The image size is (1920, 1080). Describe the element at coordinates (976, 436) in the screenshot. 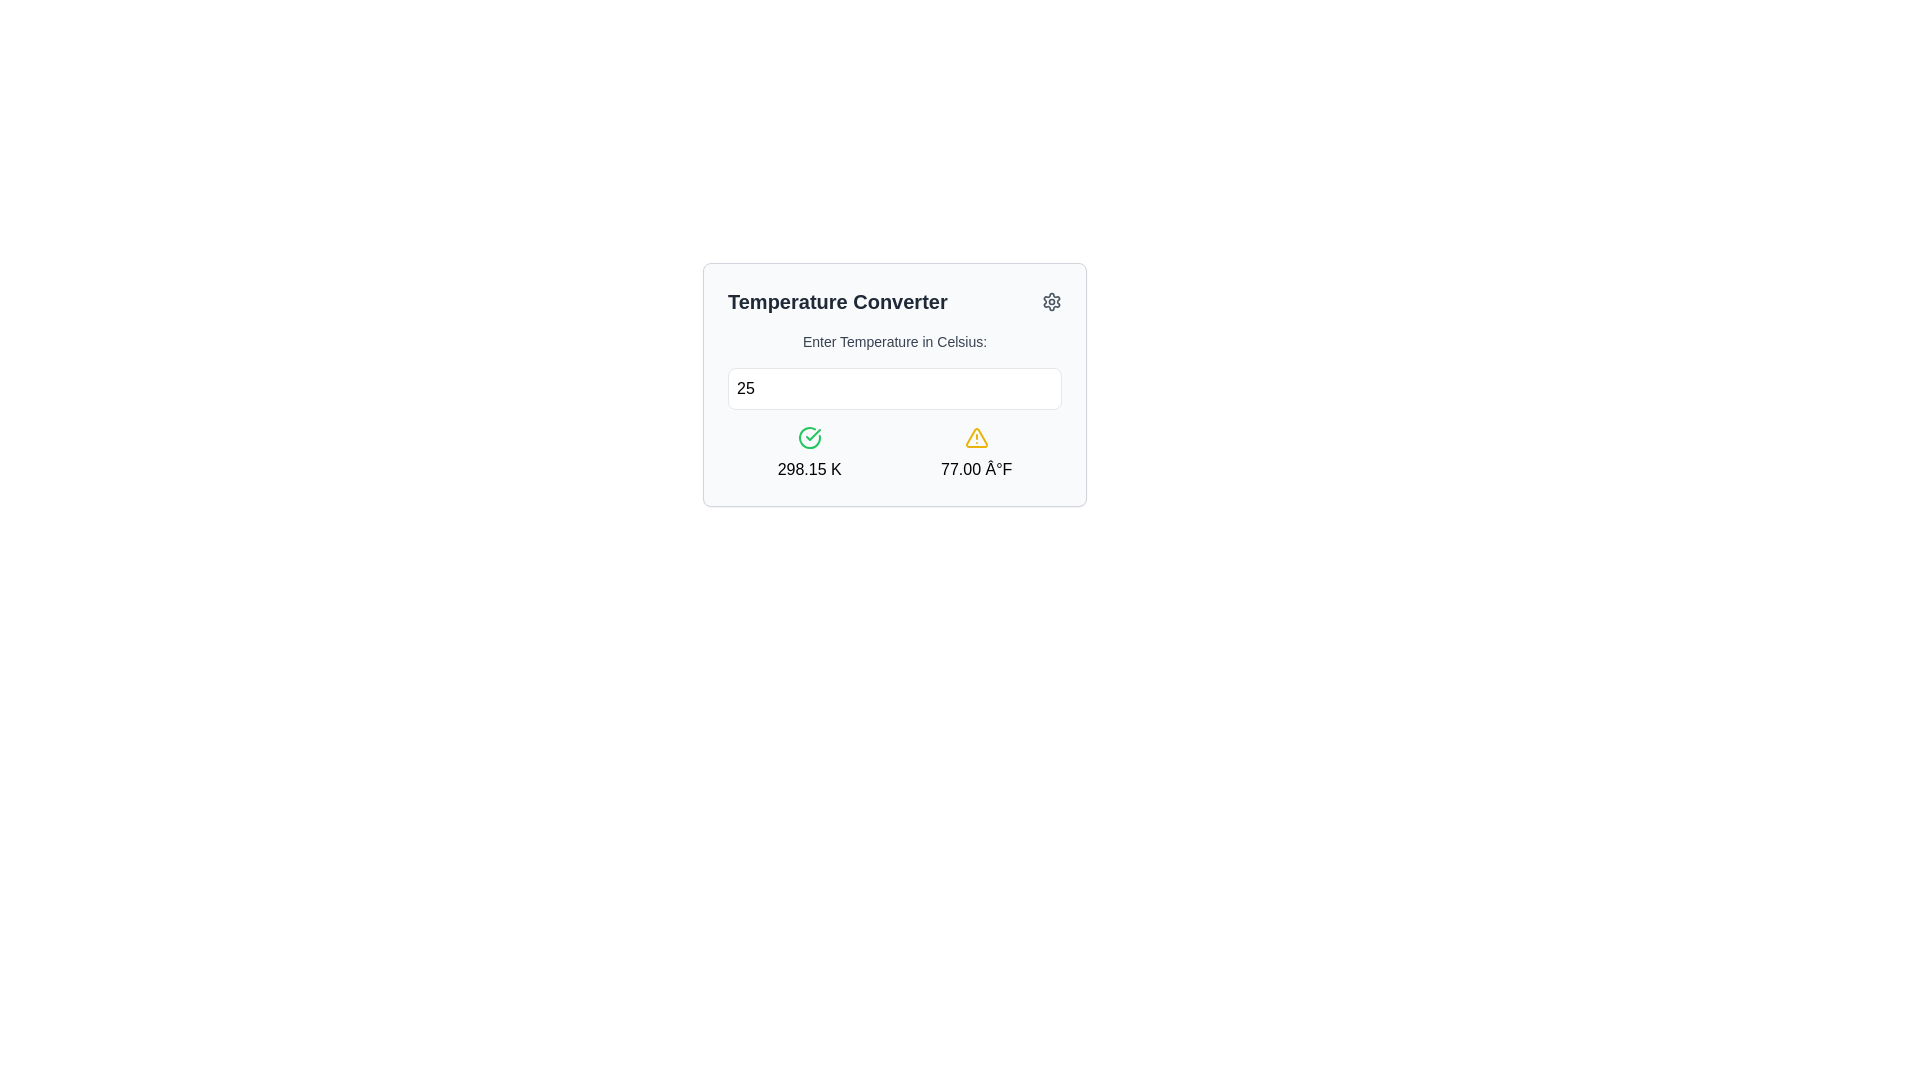

I see `Warning/Alert icon that visually indicates a warning state related to the Fahrenheit temperature result, located to the right of the numeric temperature input box` at that location.